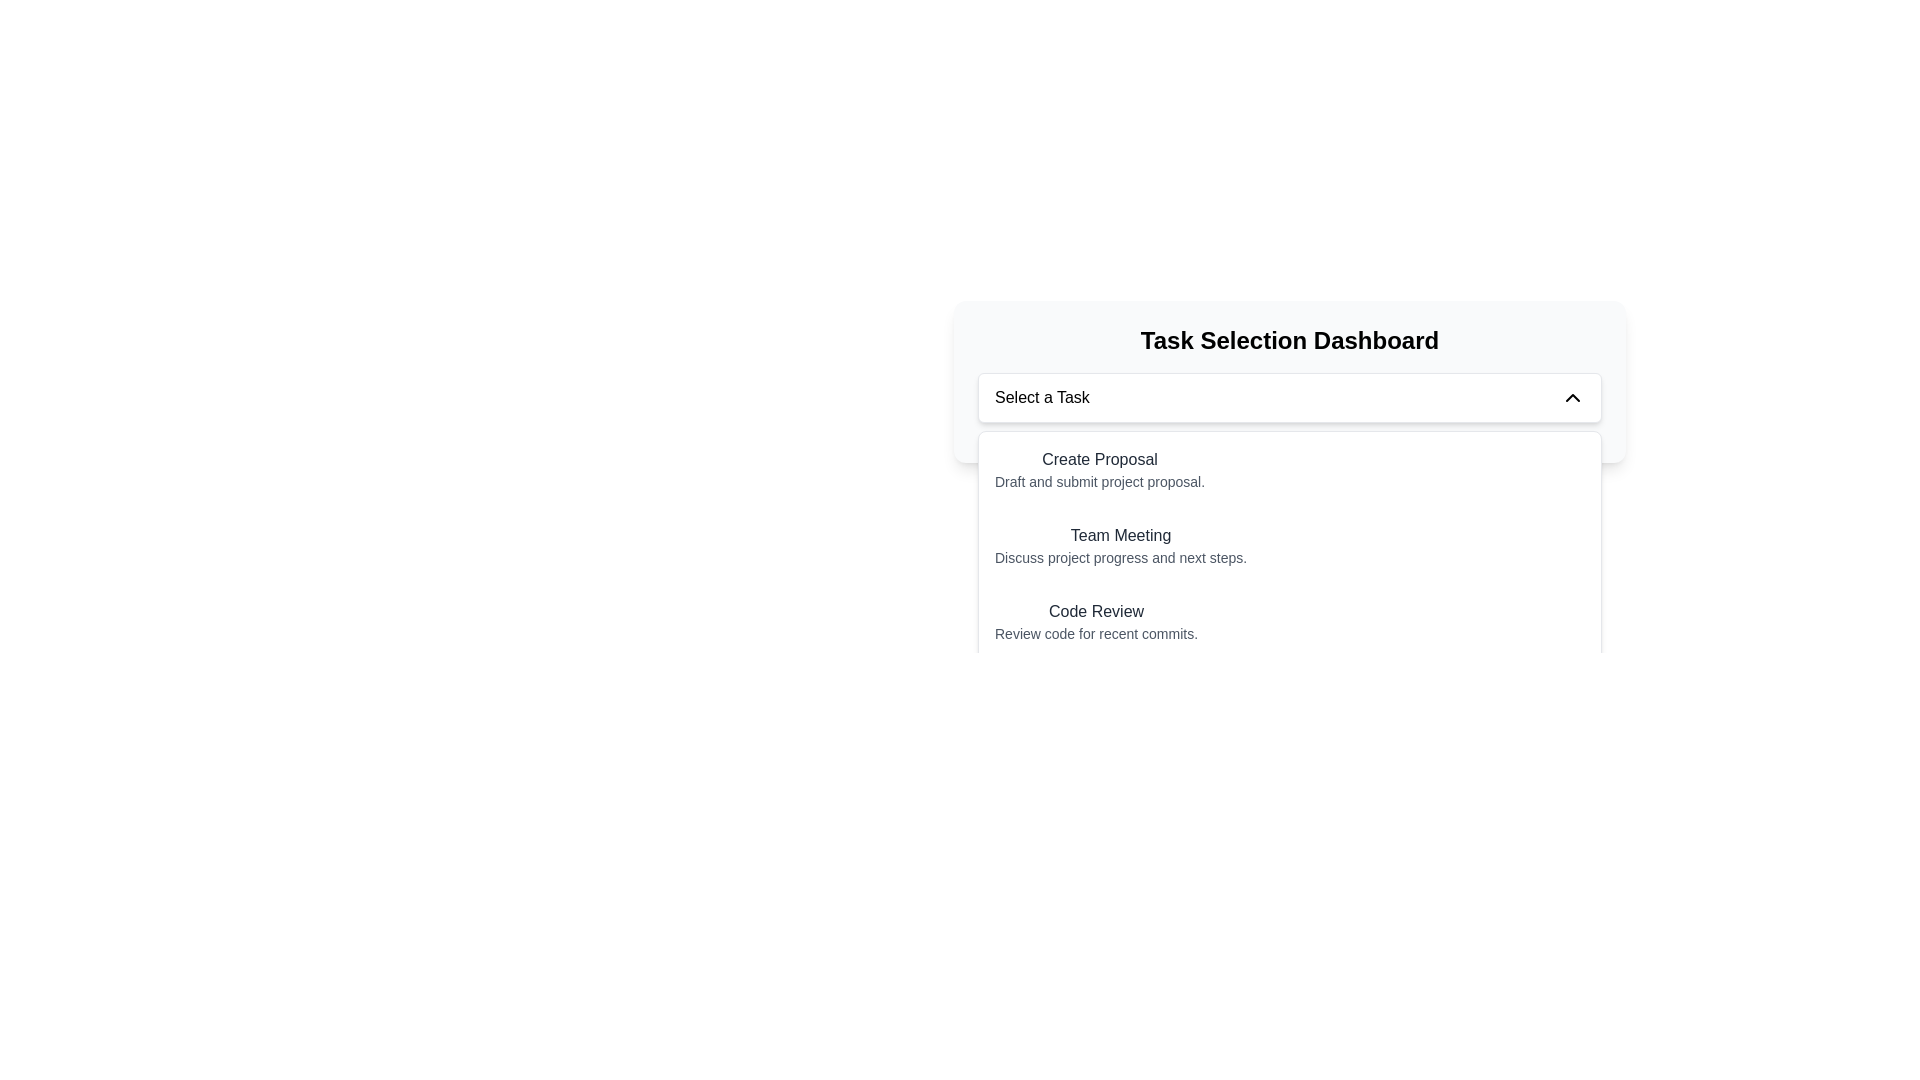 The image size is (1920, 1080). Describe the element at coordinates (1095, 611) in the screenshot. I see `the Text label in the dropdown menu under 'Task Selection Dashboard', which is the third item aligned with the description 'Review code for recent commits.'` at that location.